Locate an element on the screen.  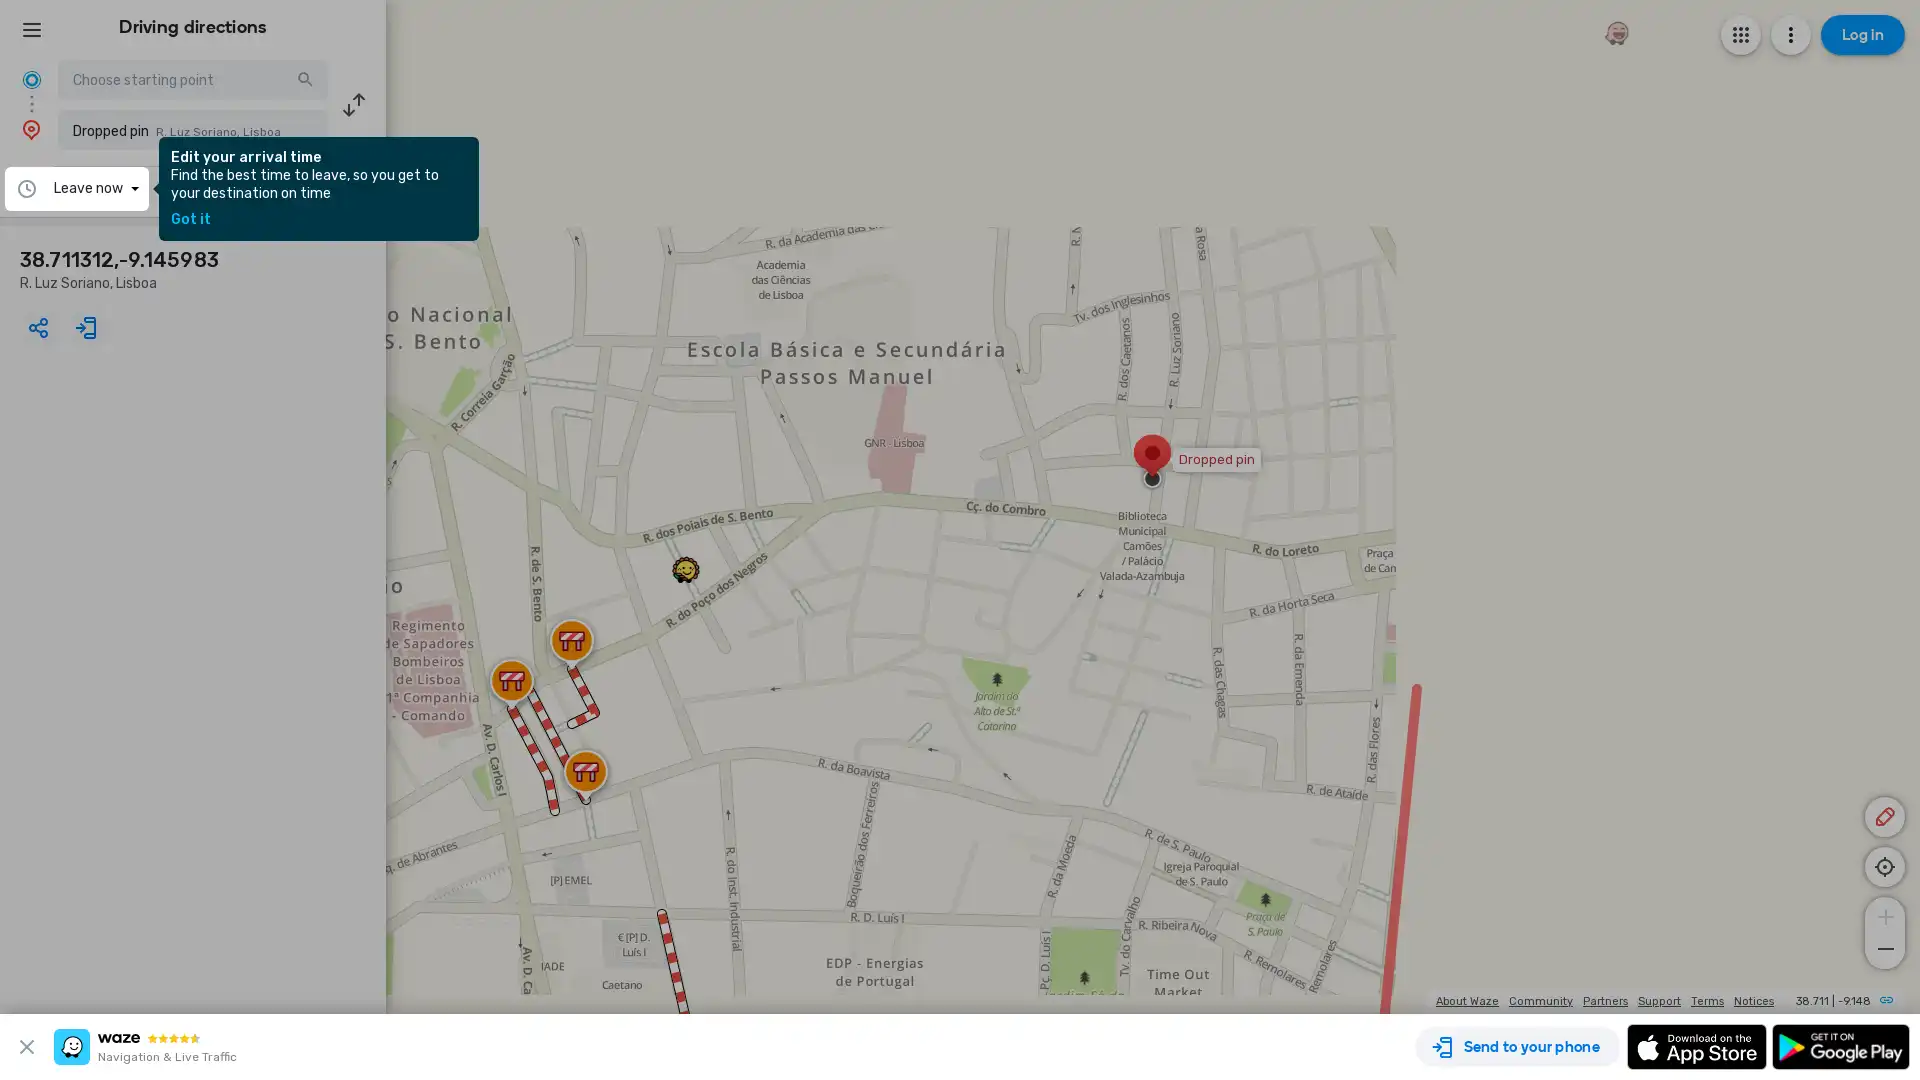
Got it is located at coordinates (191, 219).